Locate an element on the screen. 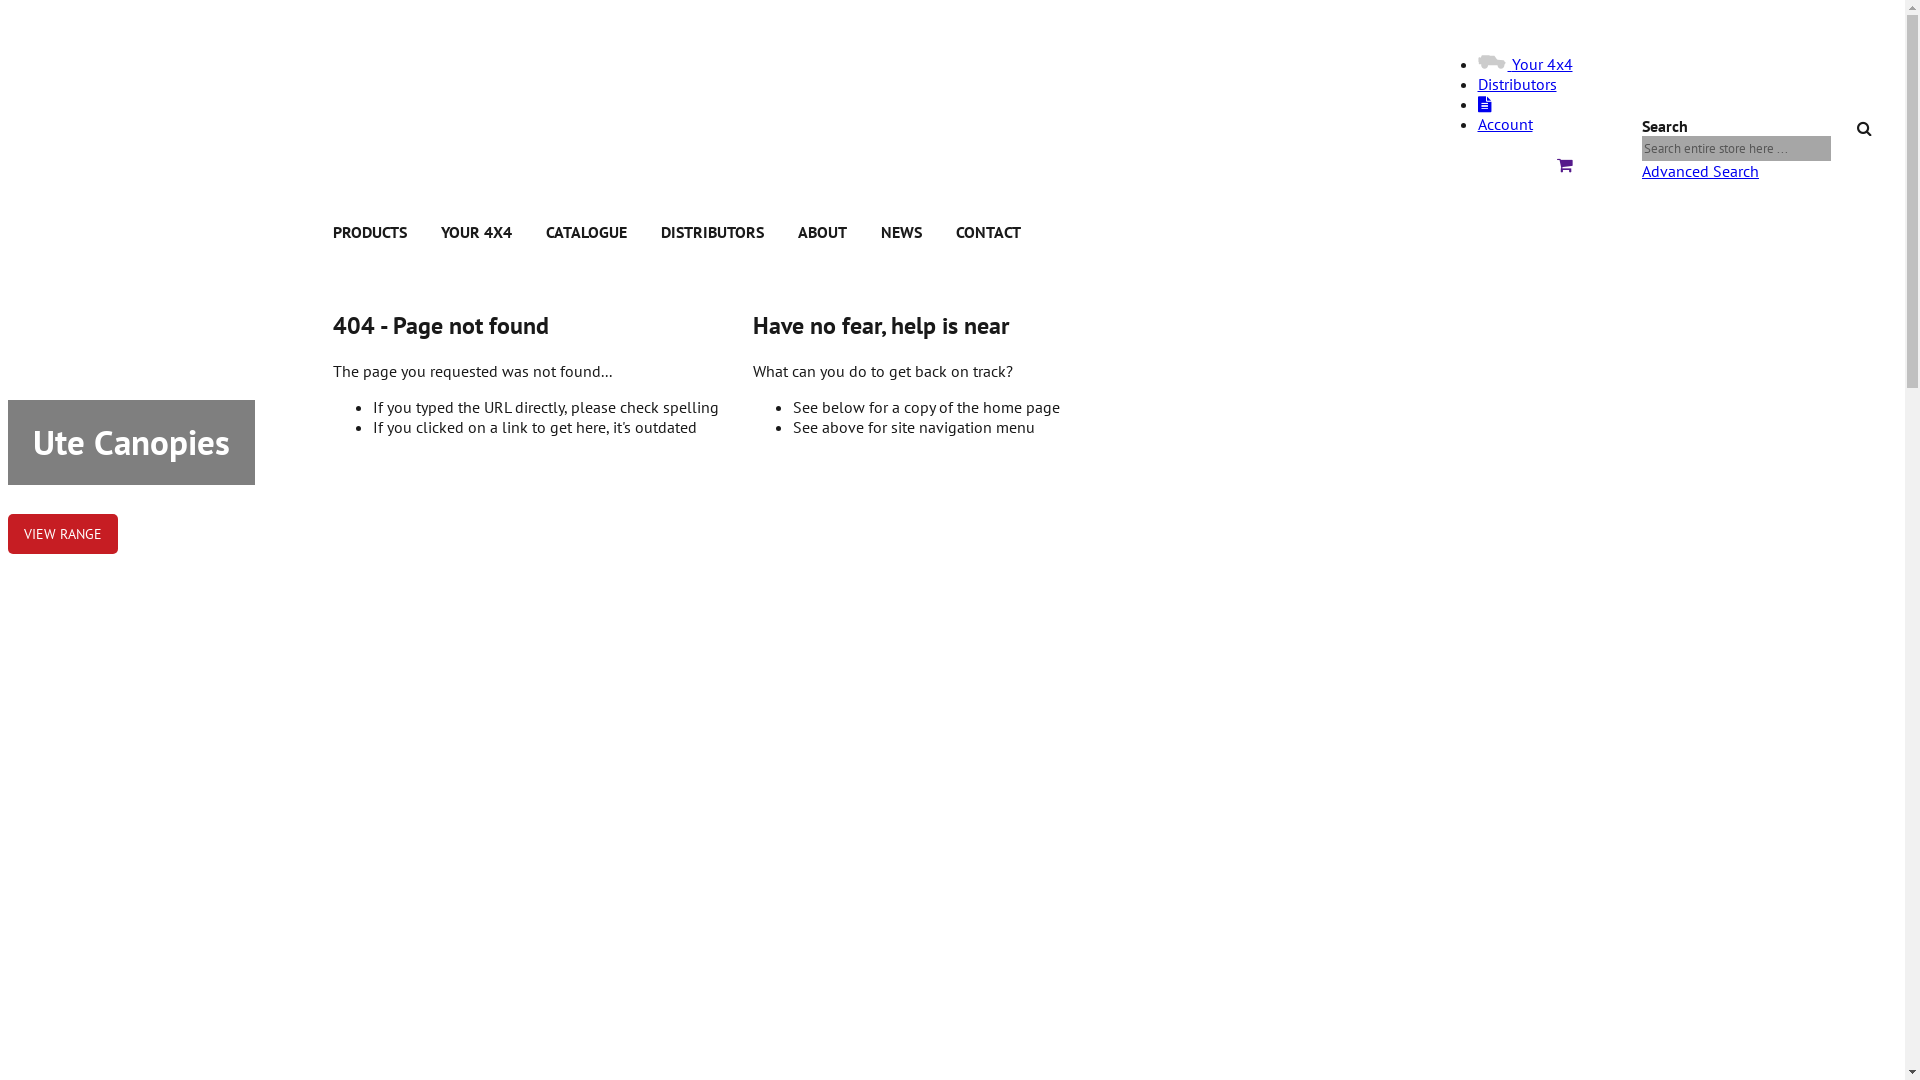 This screenshot has width=1920, height=1080. 'CATALOGUE' is located at coordinates (585, 231).